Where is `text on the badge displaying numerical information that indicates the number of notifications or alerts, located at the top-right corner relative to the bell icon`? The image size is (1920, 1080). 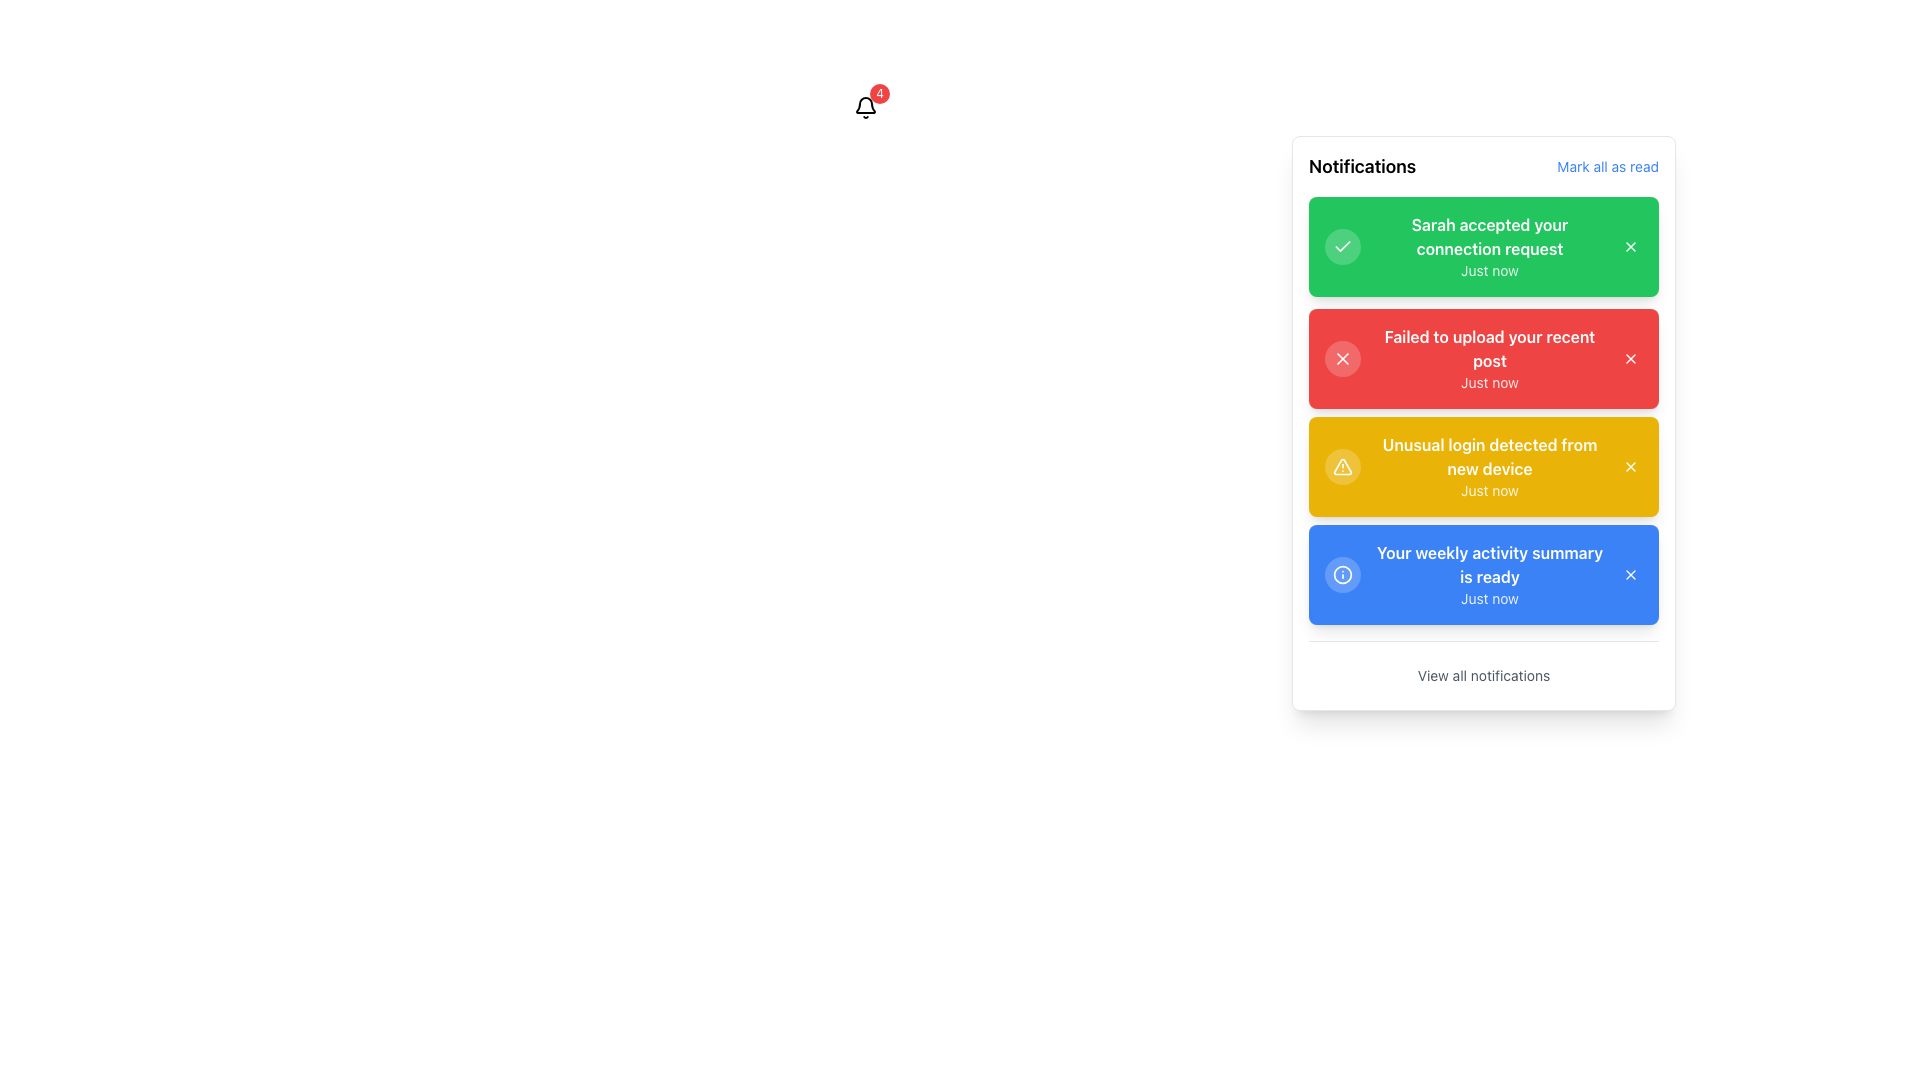
text on the badge displaying numerical information that indicates the number of notifications or alerts, located at the top-right corner relative to the bell icon is located at coordinates (879, 93).